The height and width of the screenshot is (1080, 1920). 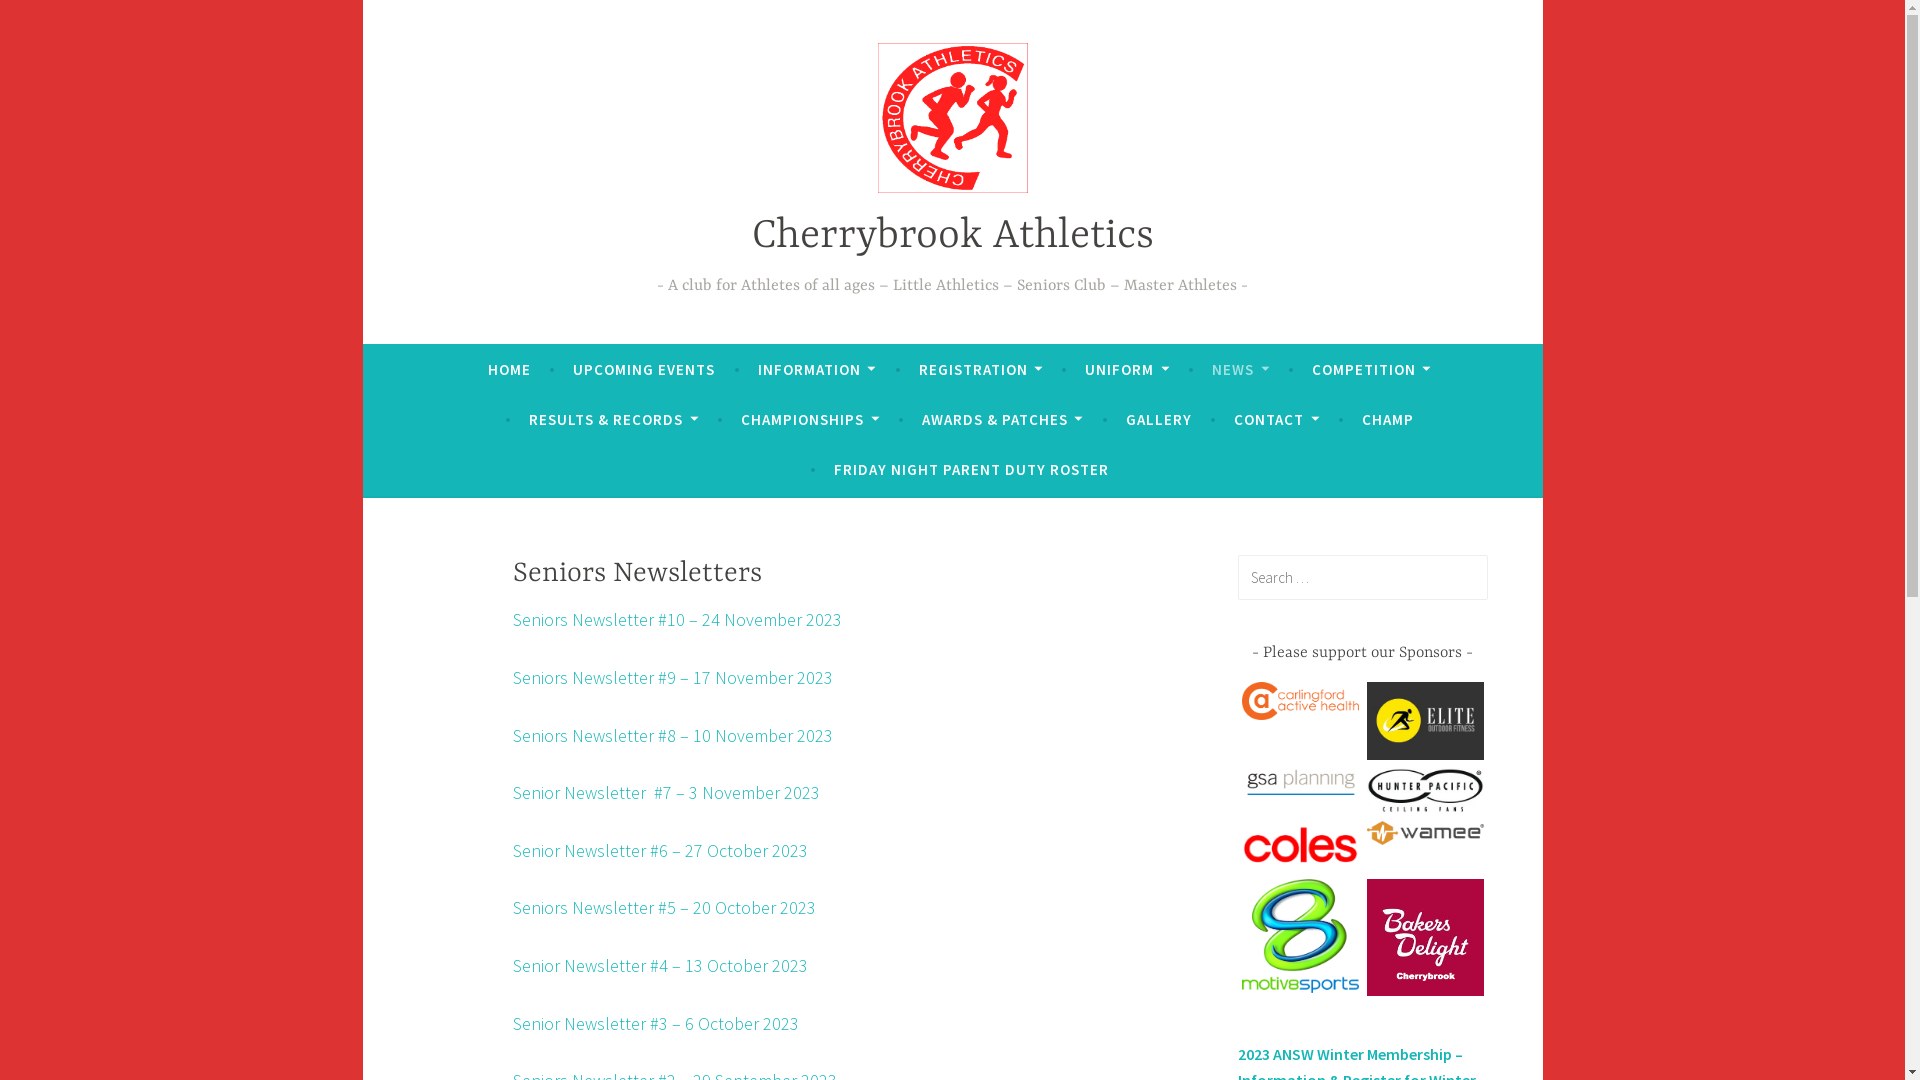 What do you see at coordinates (952, 235) in the screenshot?
I see `'Cherrybrook Athletics'` at bounding box center [952, 235].